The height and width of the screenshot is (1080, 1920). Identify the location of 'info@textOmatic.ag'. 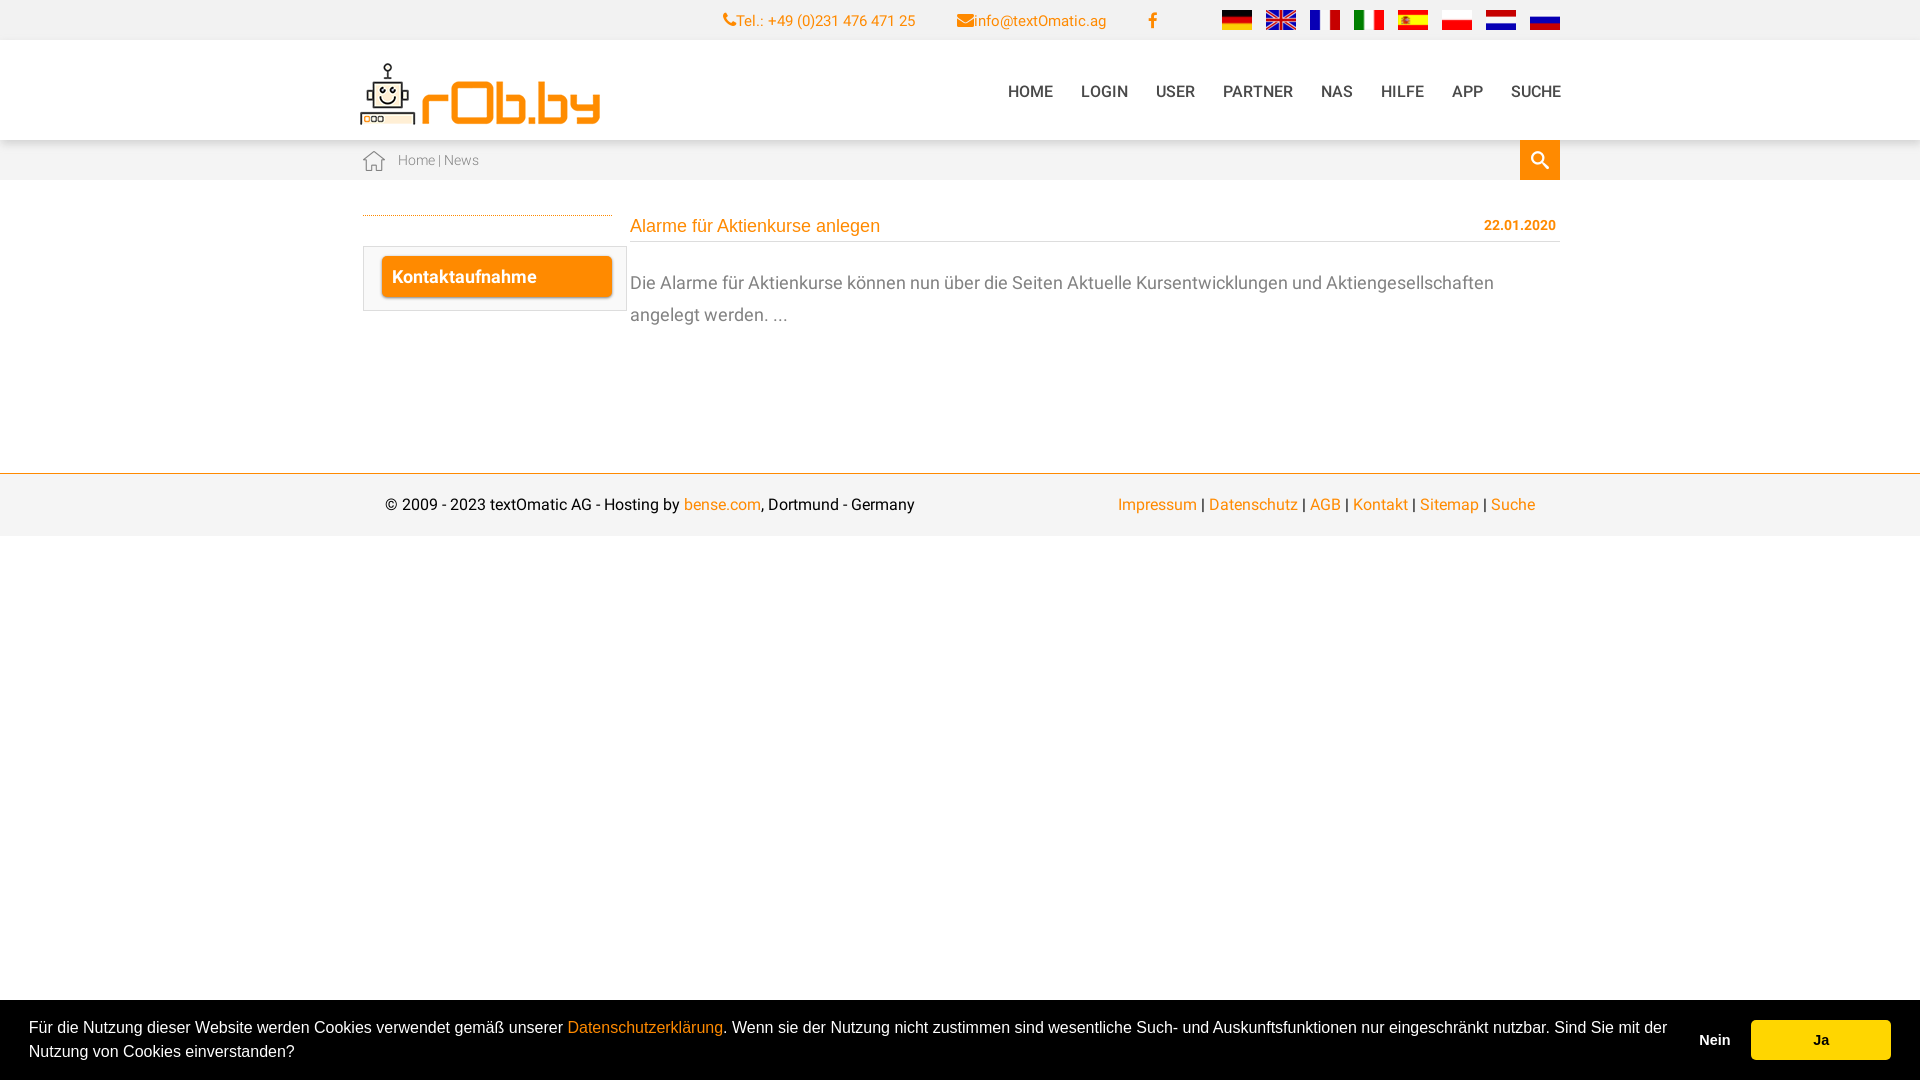
(1040, 20).